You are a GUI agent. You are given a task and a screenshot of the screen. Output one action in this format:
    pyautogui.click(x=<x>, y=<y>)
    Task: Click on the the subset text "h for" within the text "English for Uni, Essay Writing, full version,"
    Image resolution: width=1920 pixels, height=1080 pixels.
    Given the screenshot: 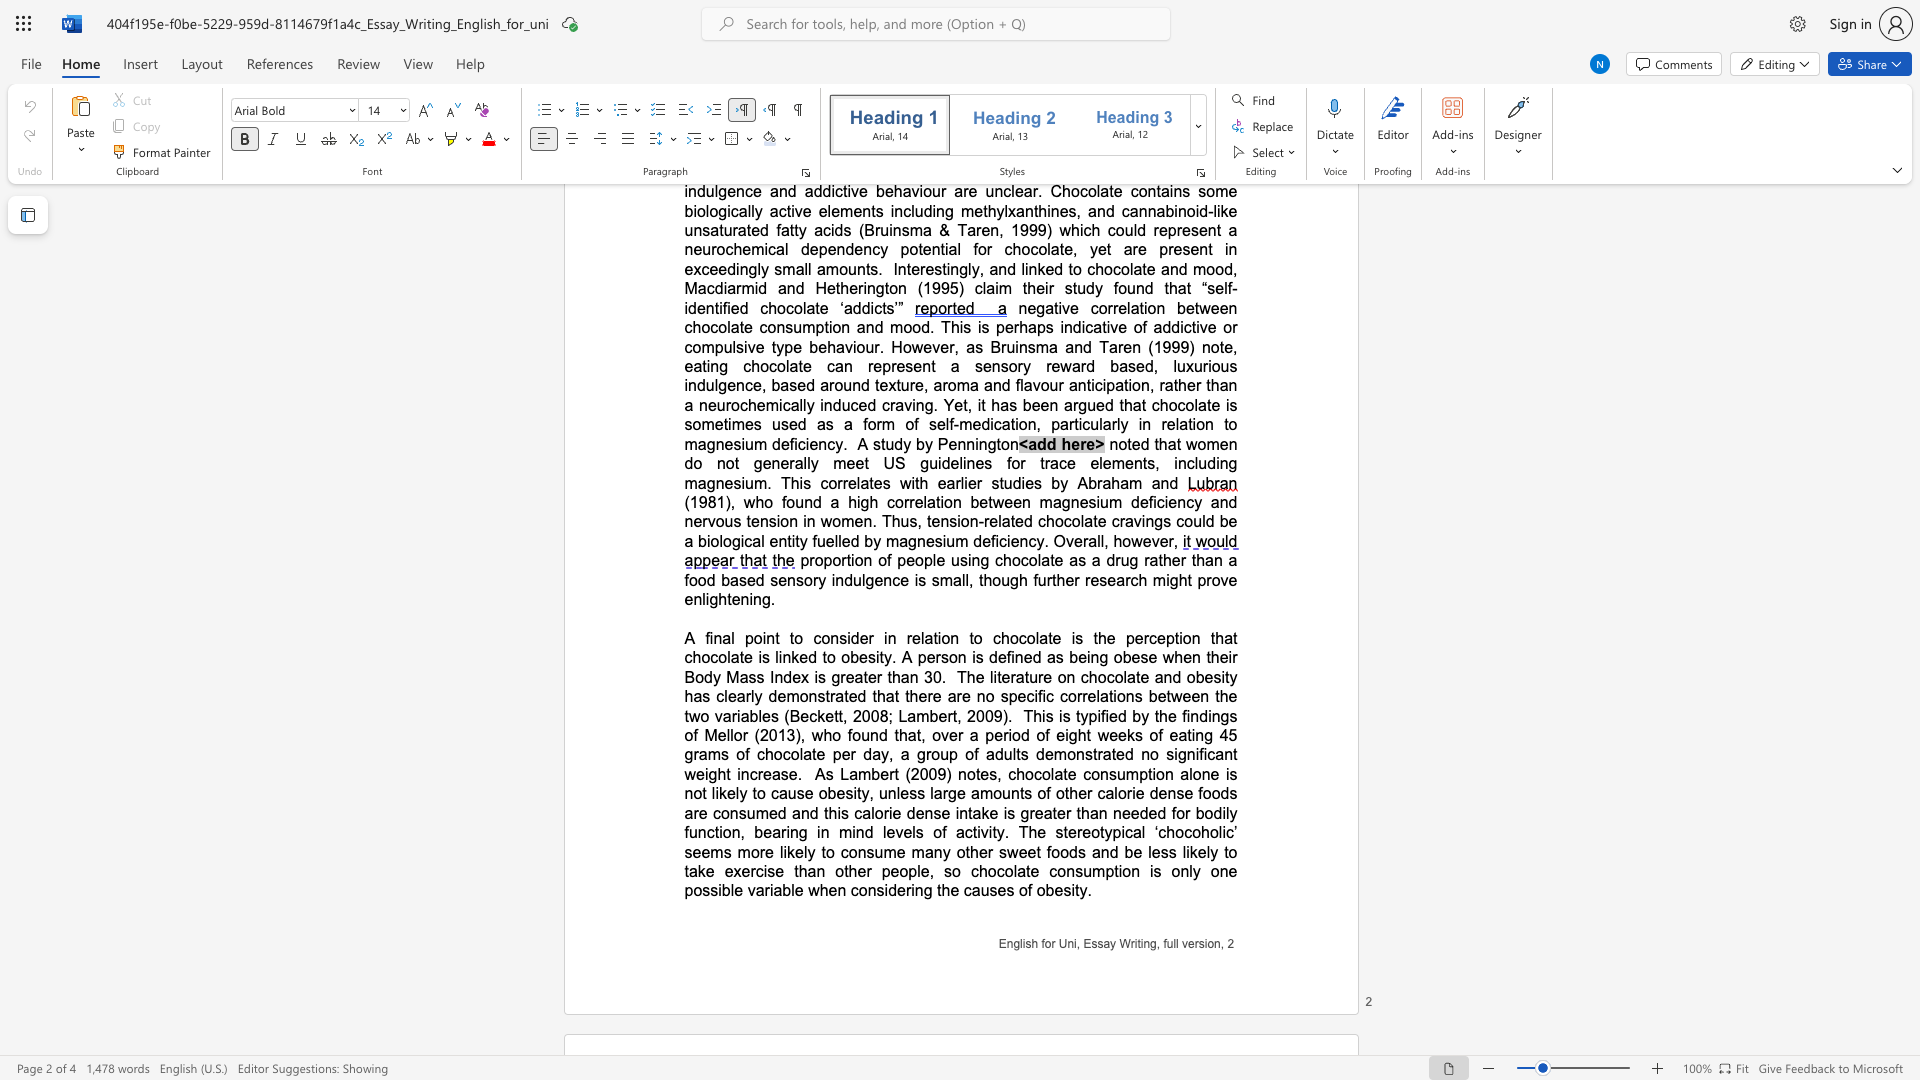 What is the action you would take?
    pyautogui.click(x=1031, y=944)
    